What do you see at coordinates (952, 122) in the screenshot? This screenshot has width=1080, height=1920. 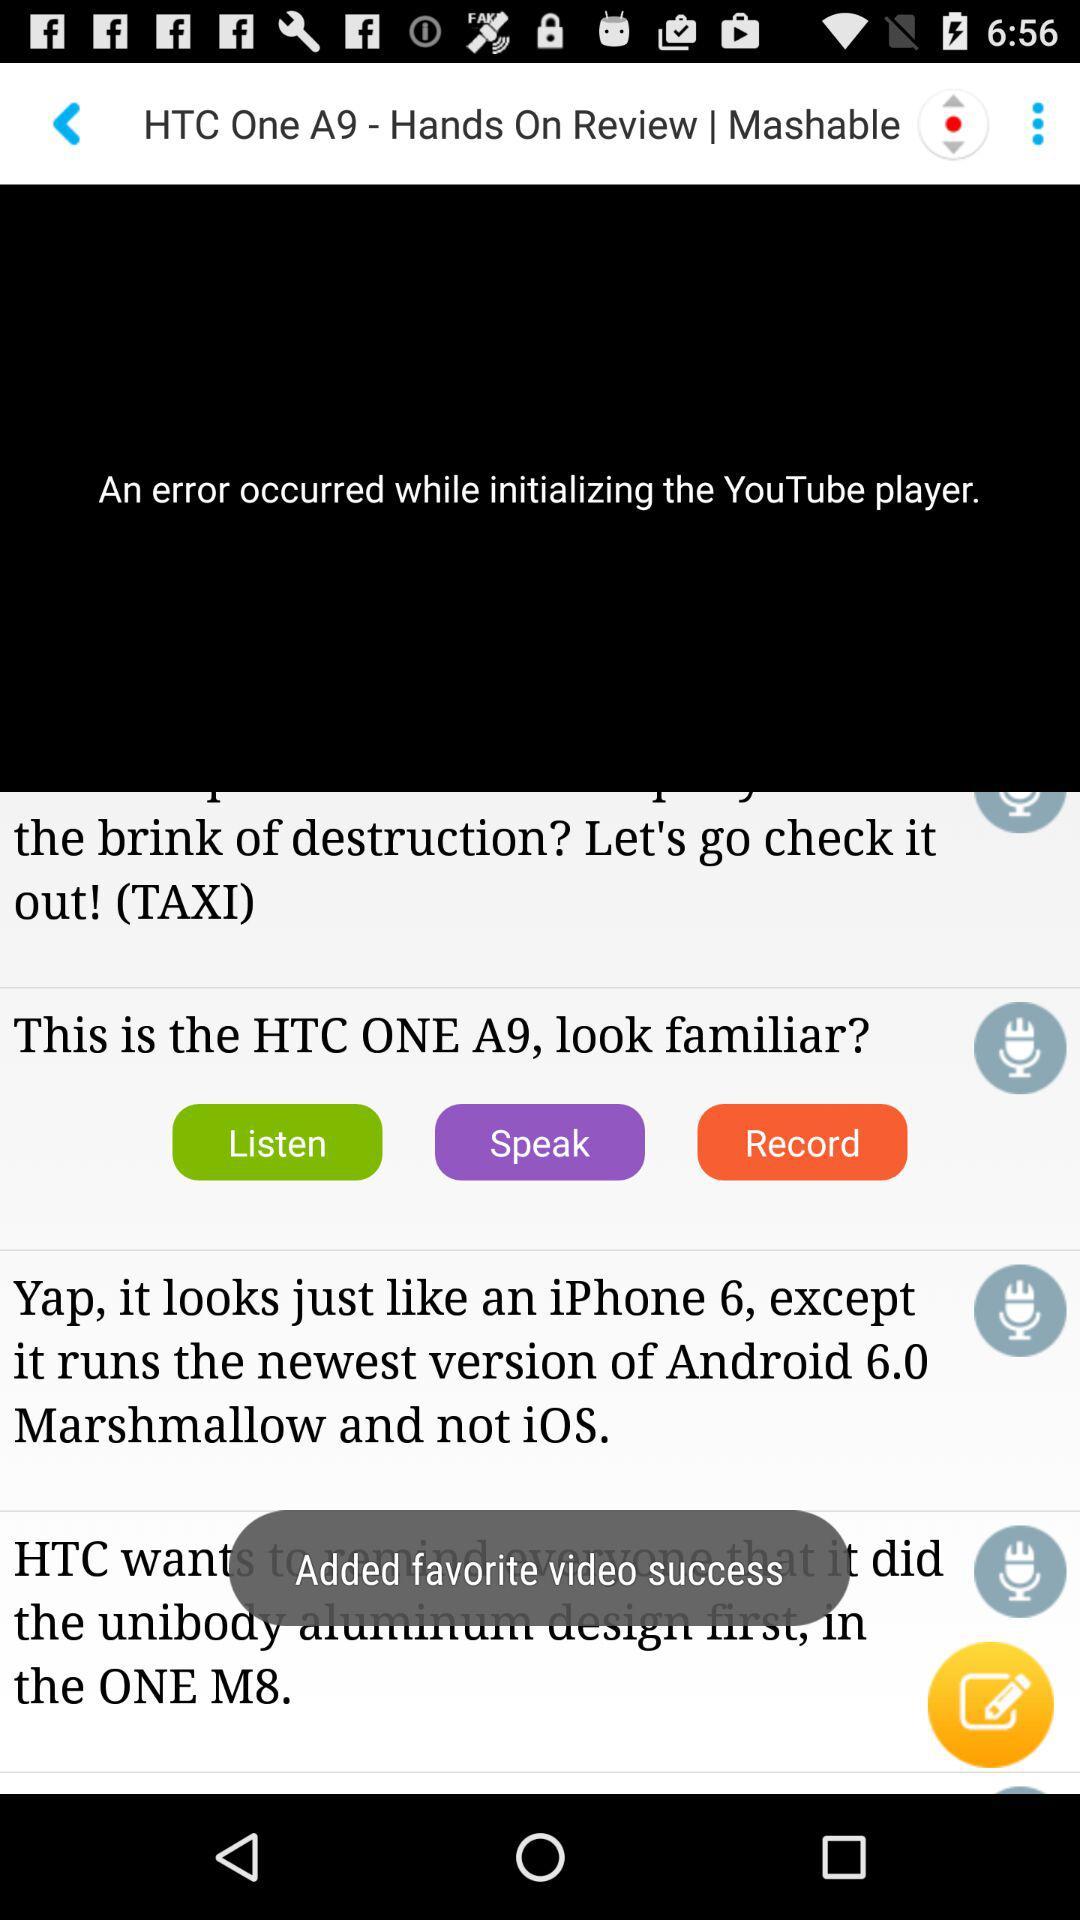 I see `left right option` at bounding box center [952, 122].